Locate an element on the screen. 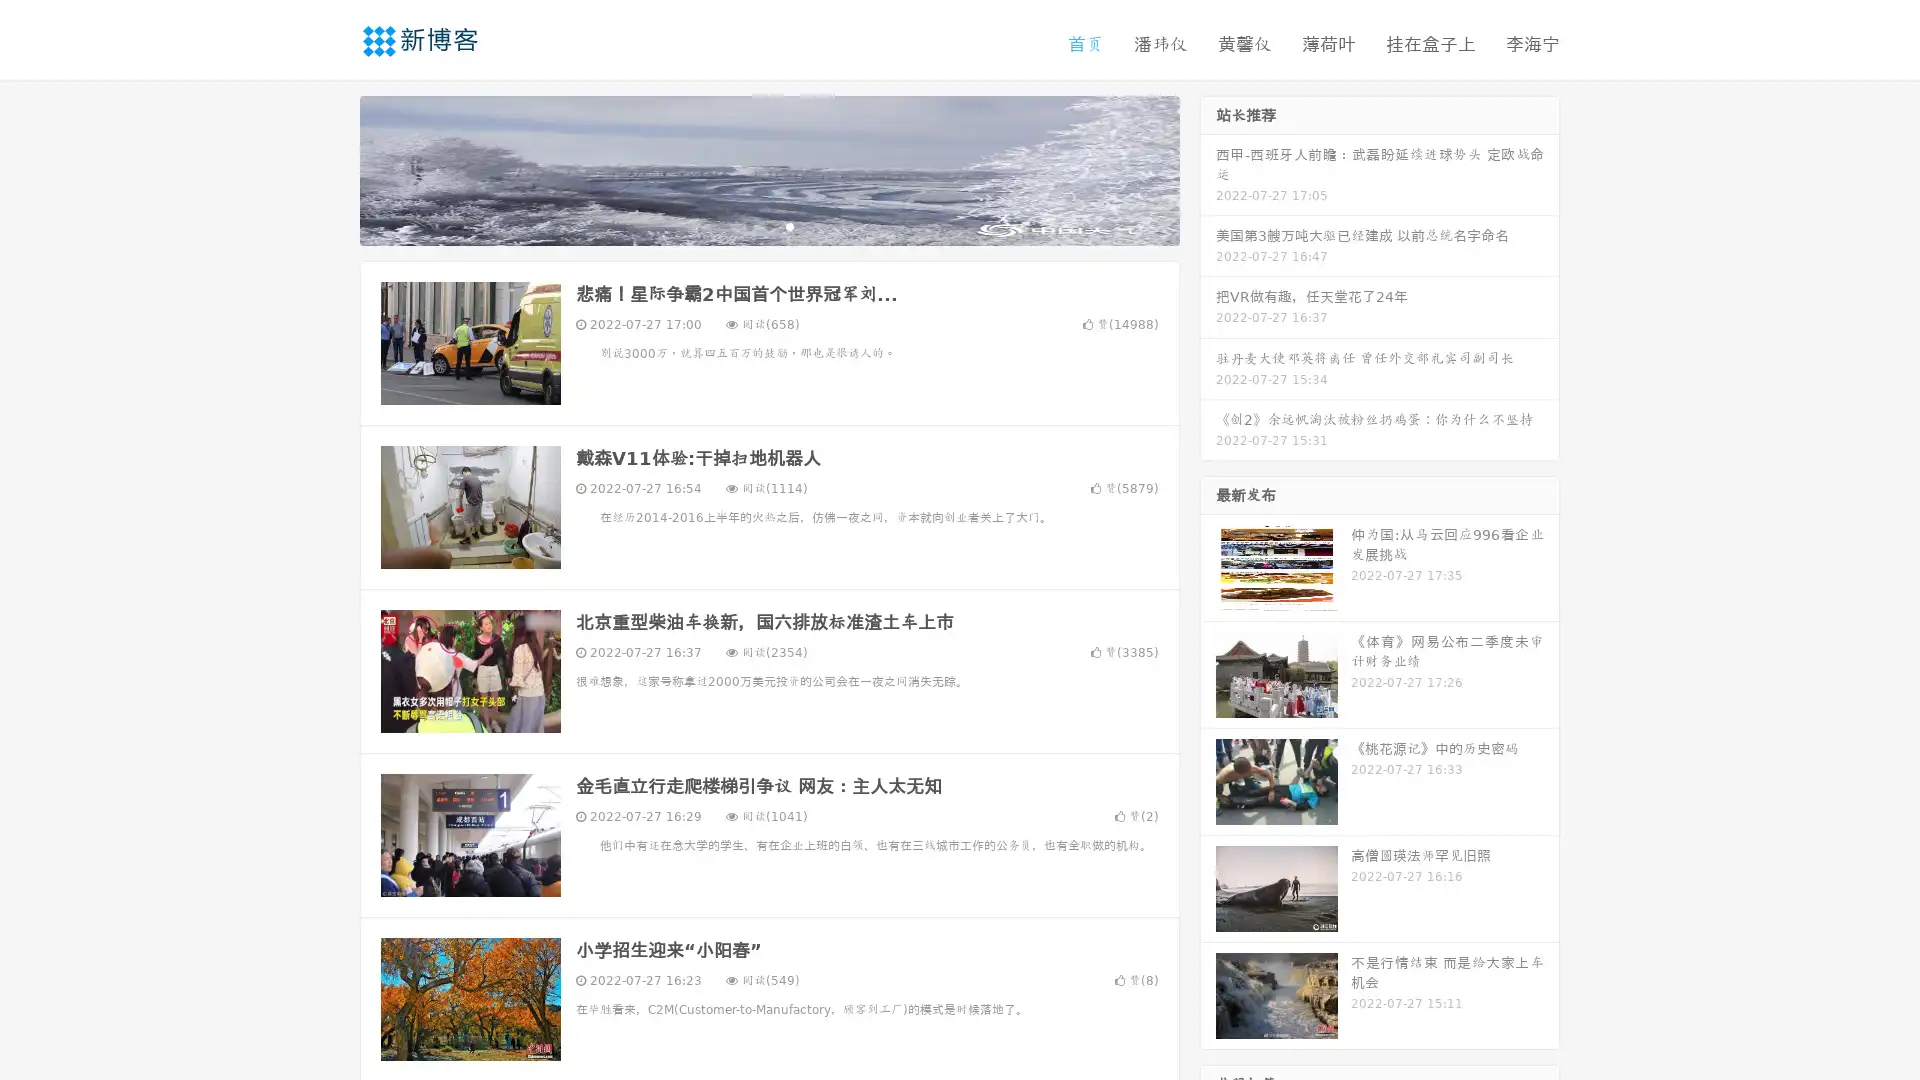  Go to slide 2 is located at coordinates (768, 225).